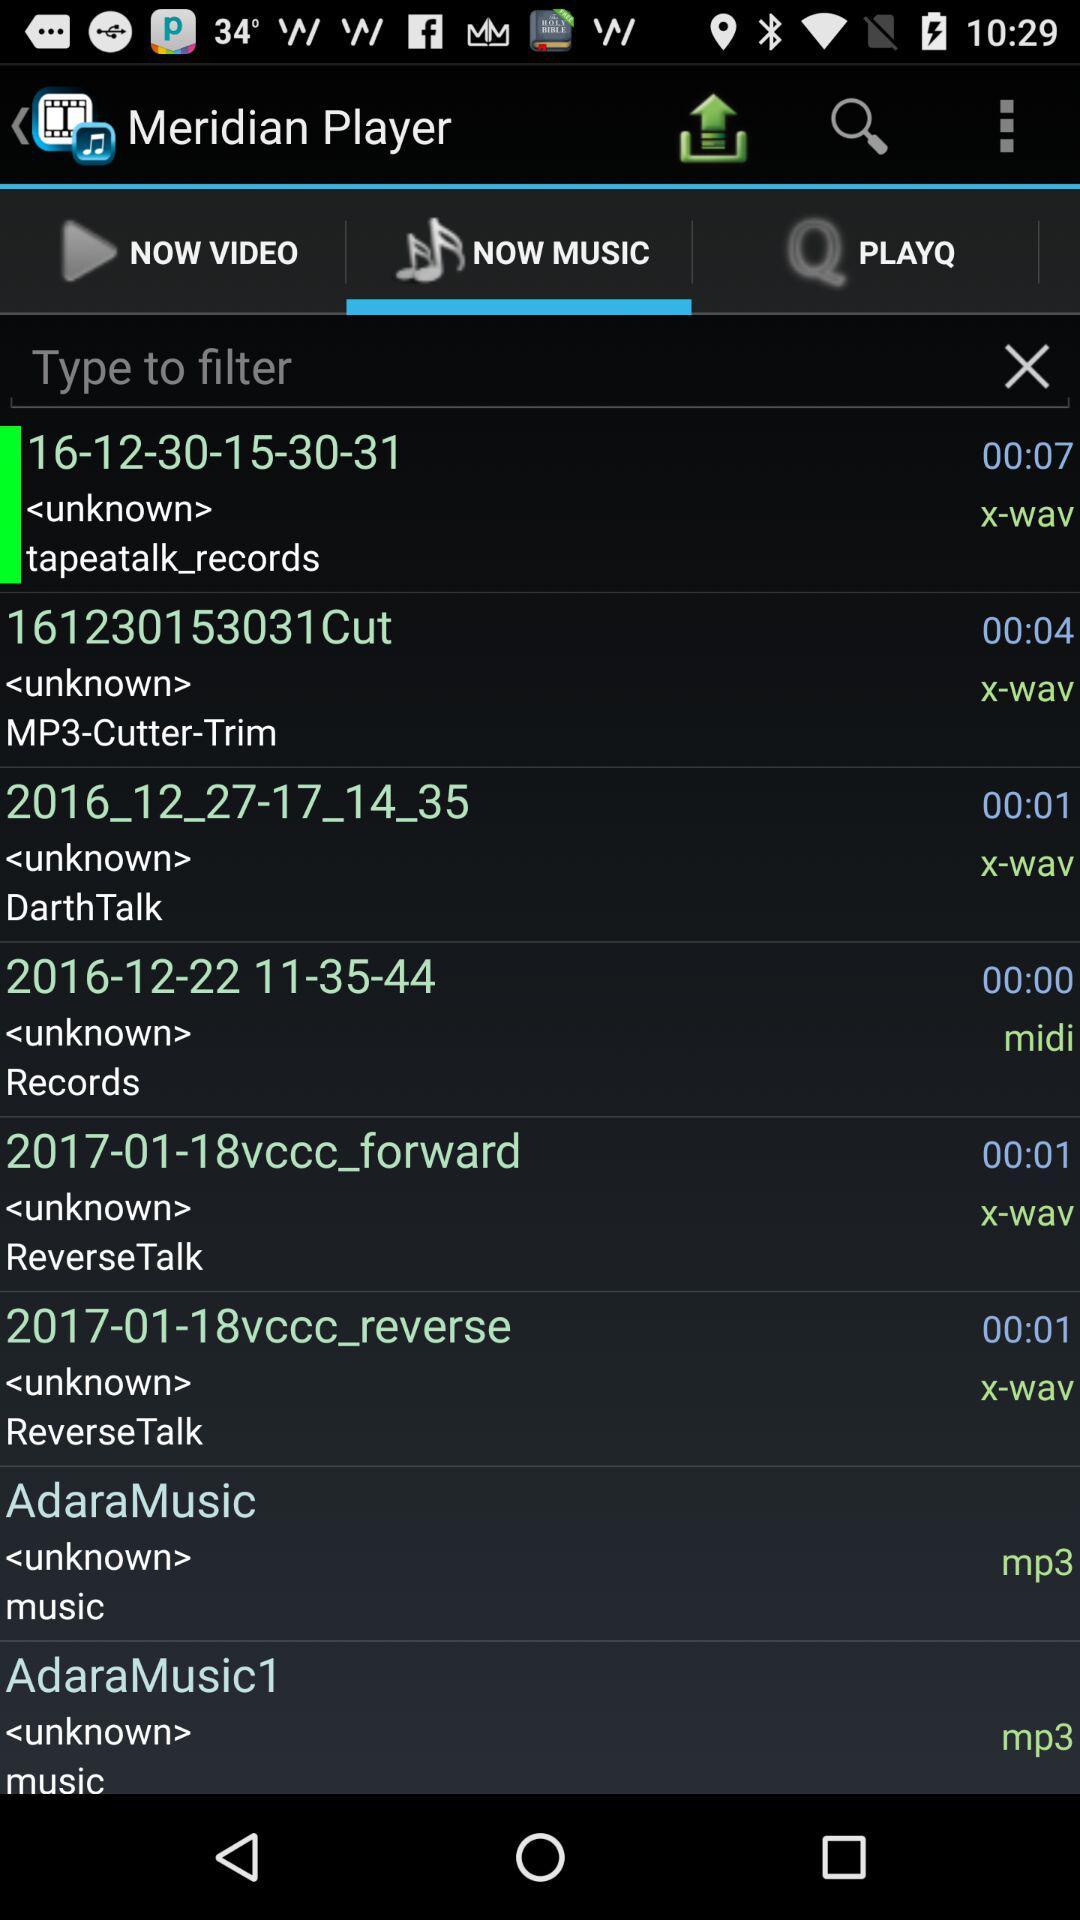 This screenshot has width=1080, height=1920. Describe the element at coordinates (533, 1498) in the screenshot. I see `adaramusic app` at that location.